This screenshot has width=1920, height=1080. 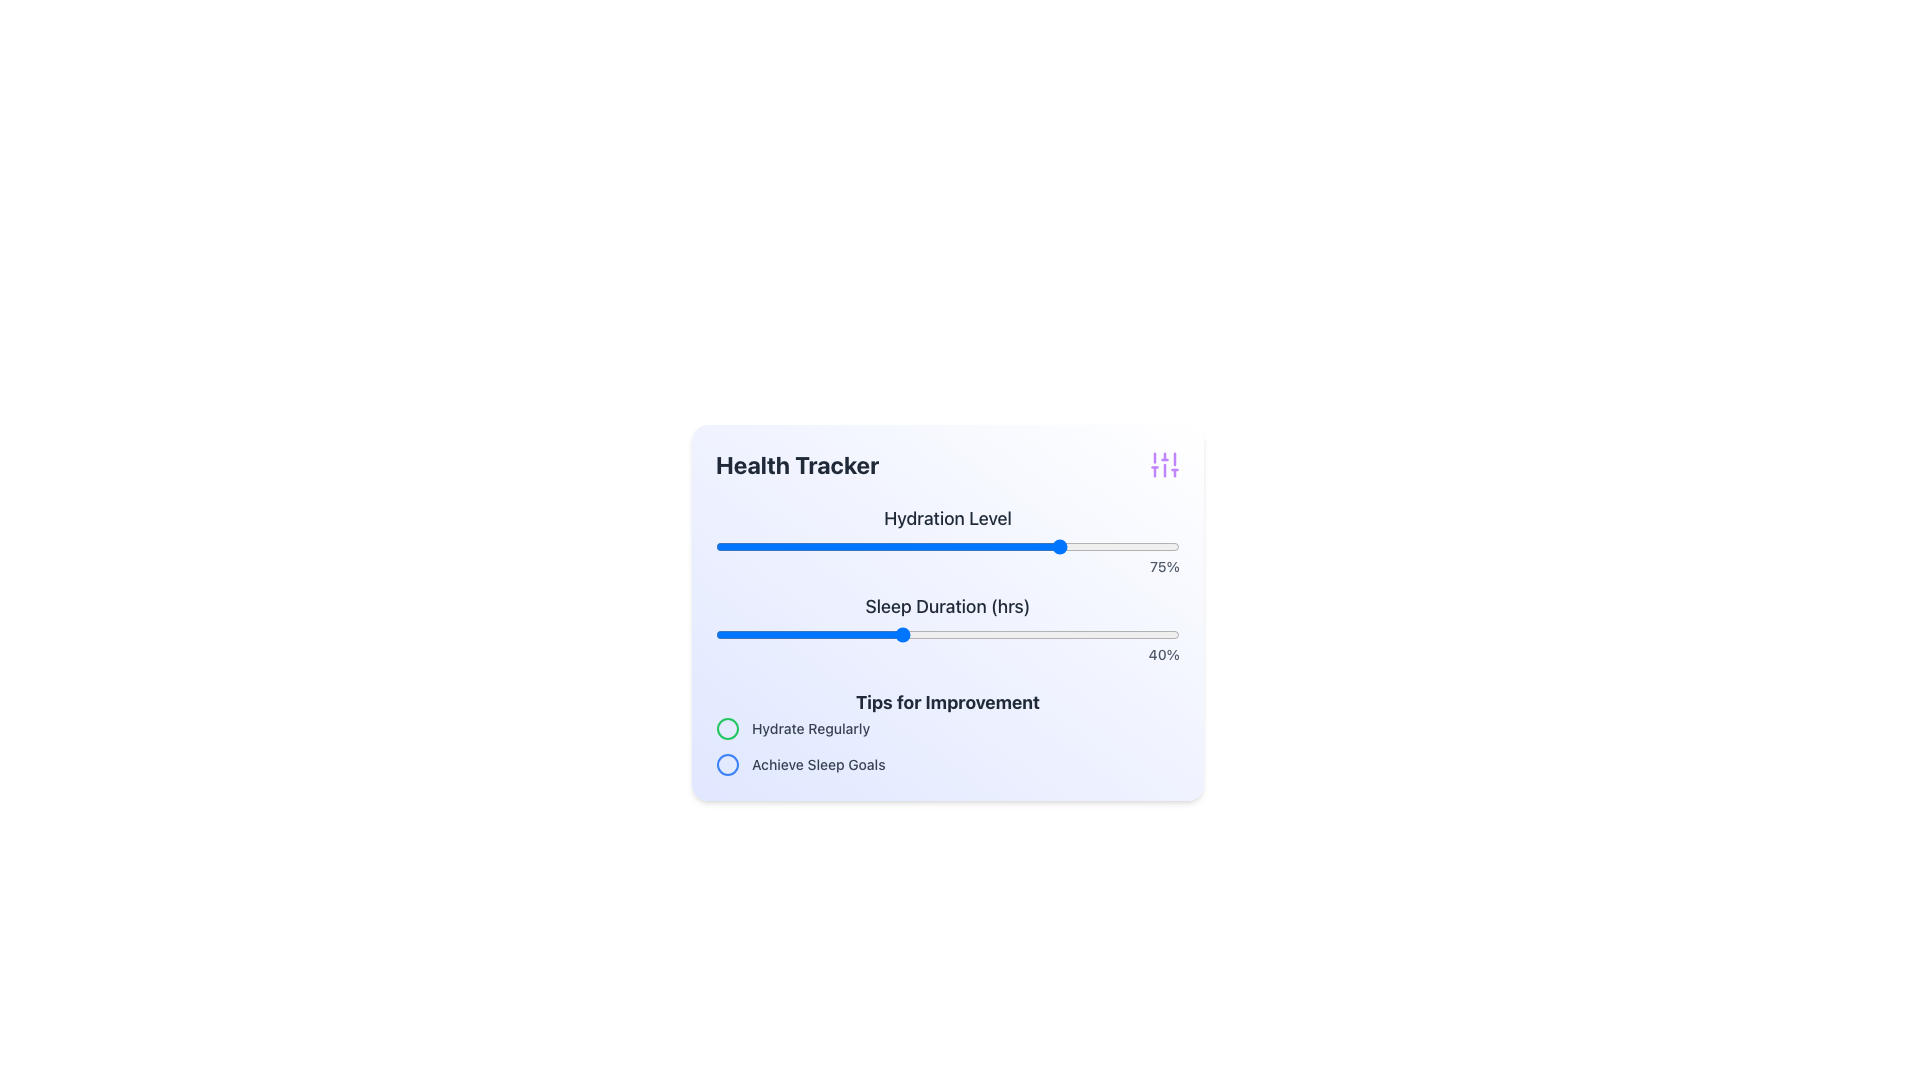 What do you see at coordinates (727, 764) in the screenshot?
I see `the second circular indicator in the 'Tips for Improvement' section, which is a Circle SVG Element indicating 'Achieve Sleep Goals'` at bounding box center [727, 764].